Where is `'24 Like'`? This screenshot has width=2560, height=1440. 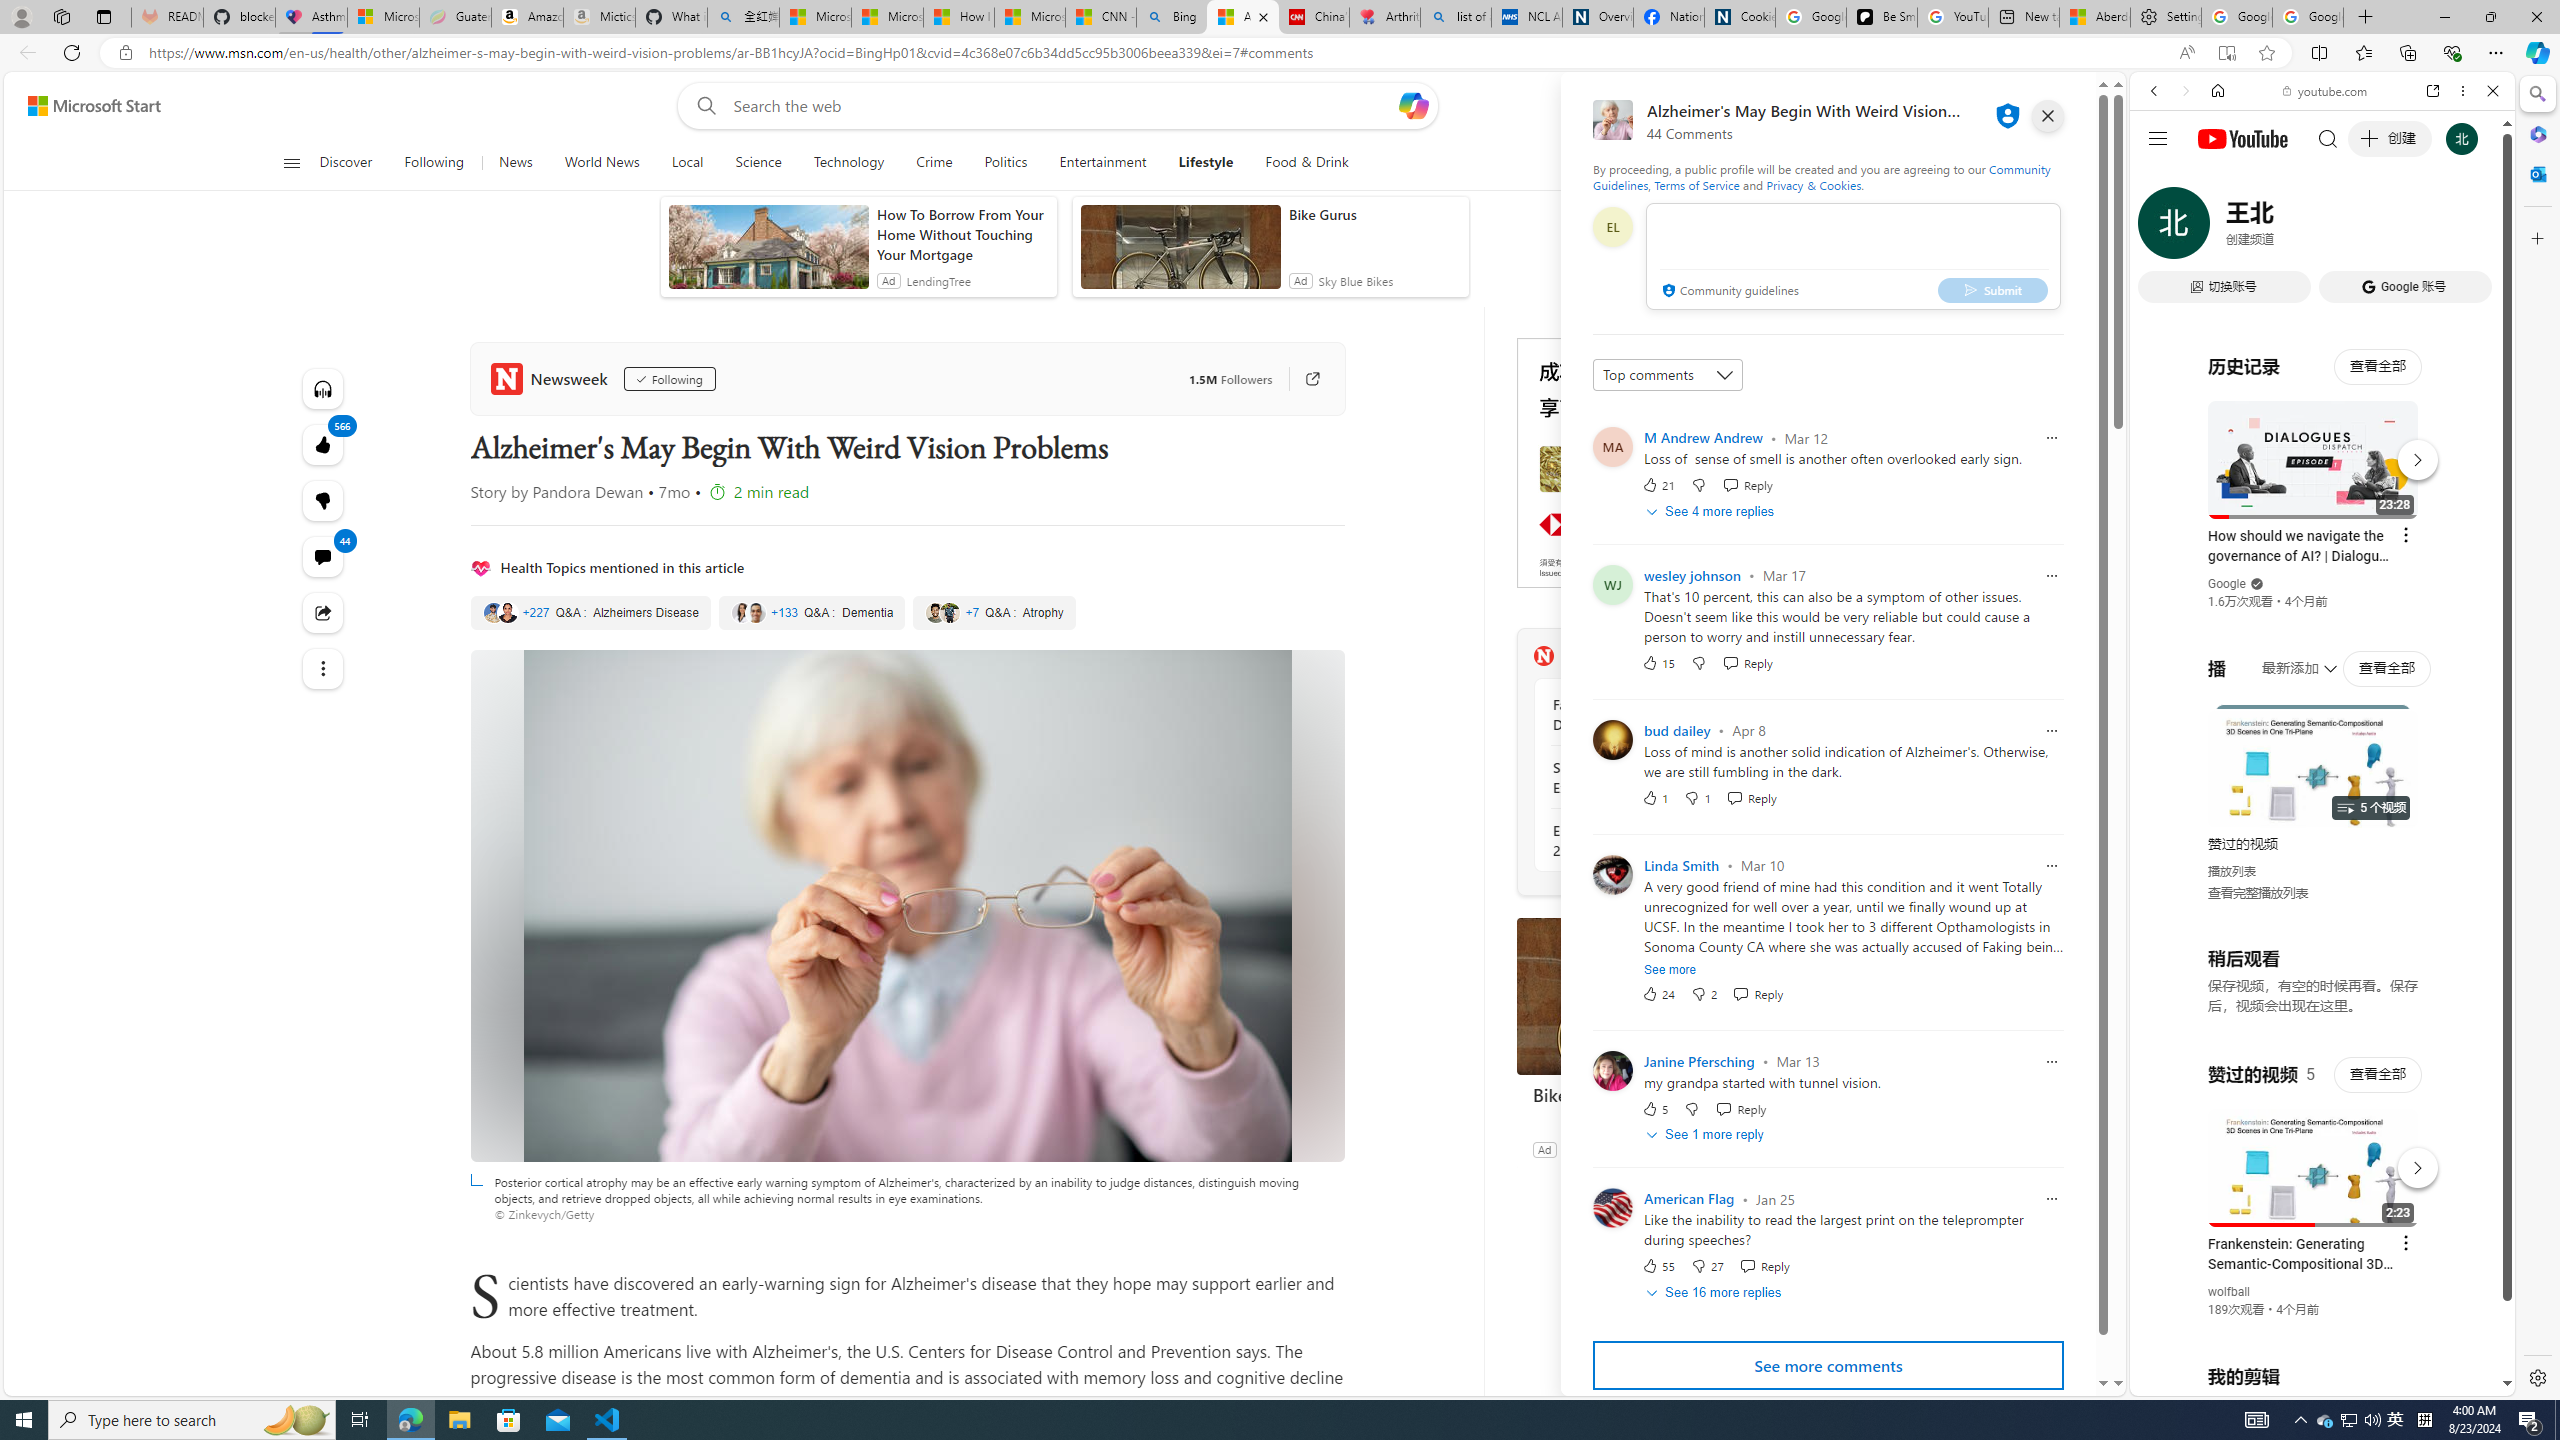
'24 Like' is located at coordinates (1656, 992).